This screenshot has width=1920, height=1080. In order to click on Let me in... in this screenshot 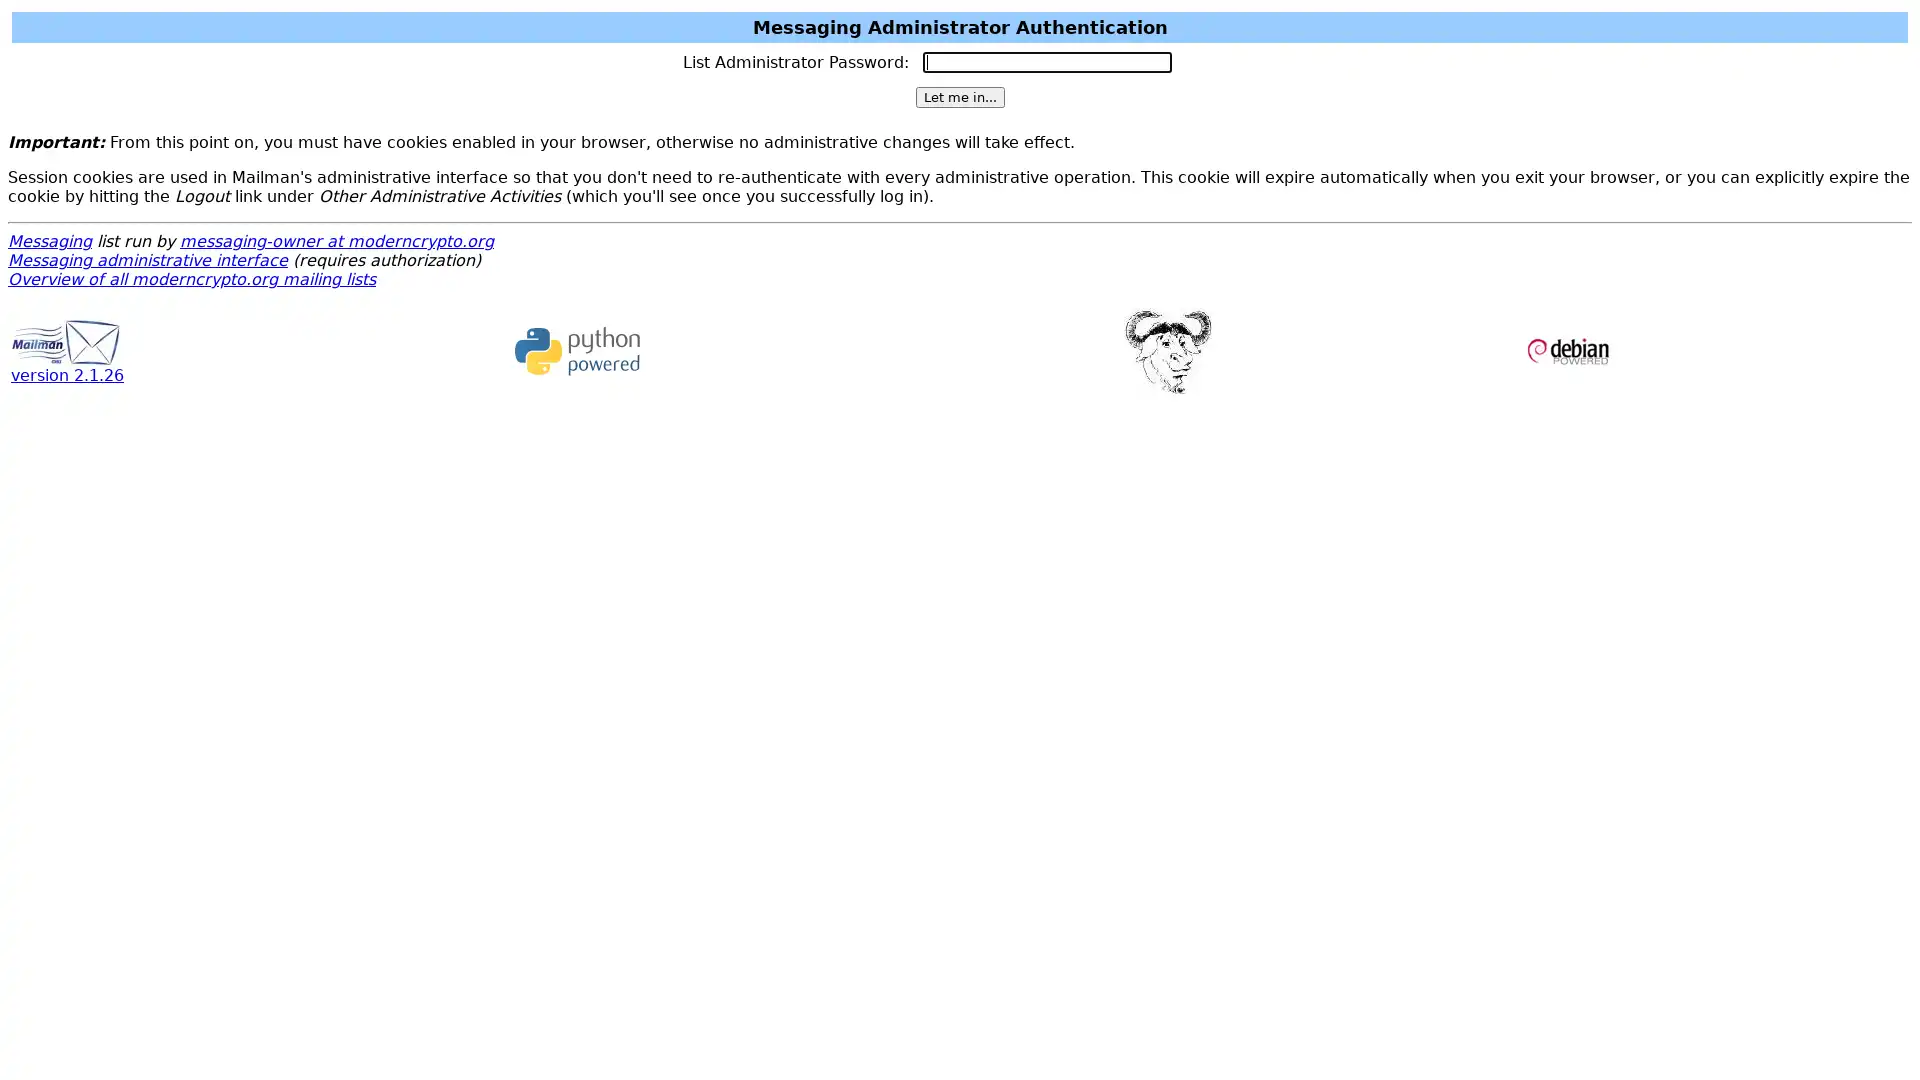, I will do `click(958, 97)`.